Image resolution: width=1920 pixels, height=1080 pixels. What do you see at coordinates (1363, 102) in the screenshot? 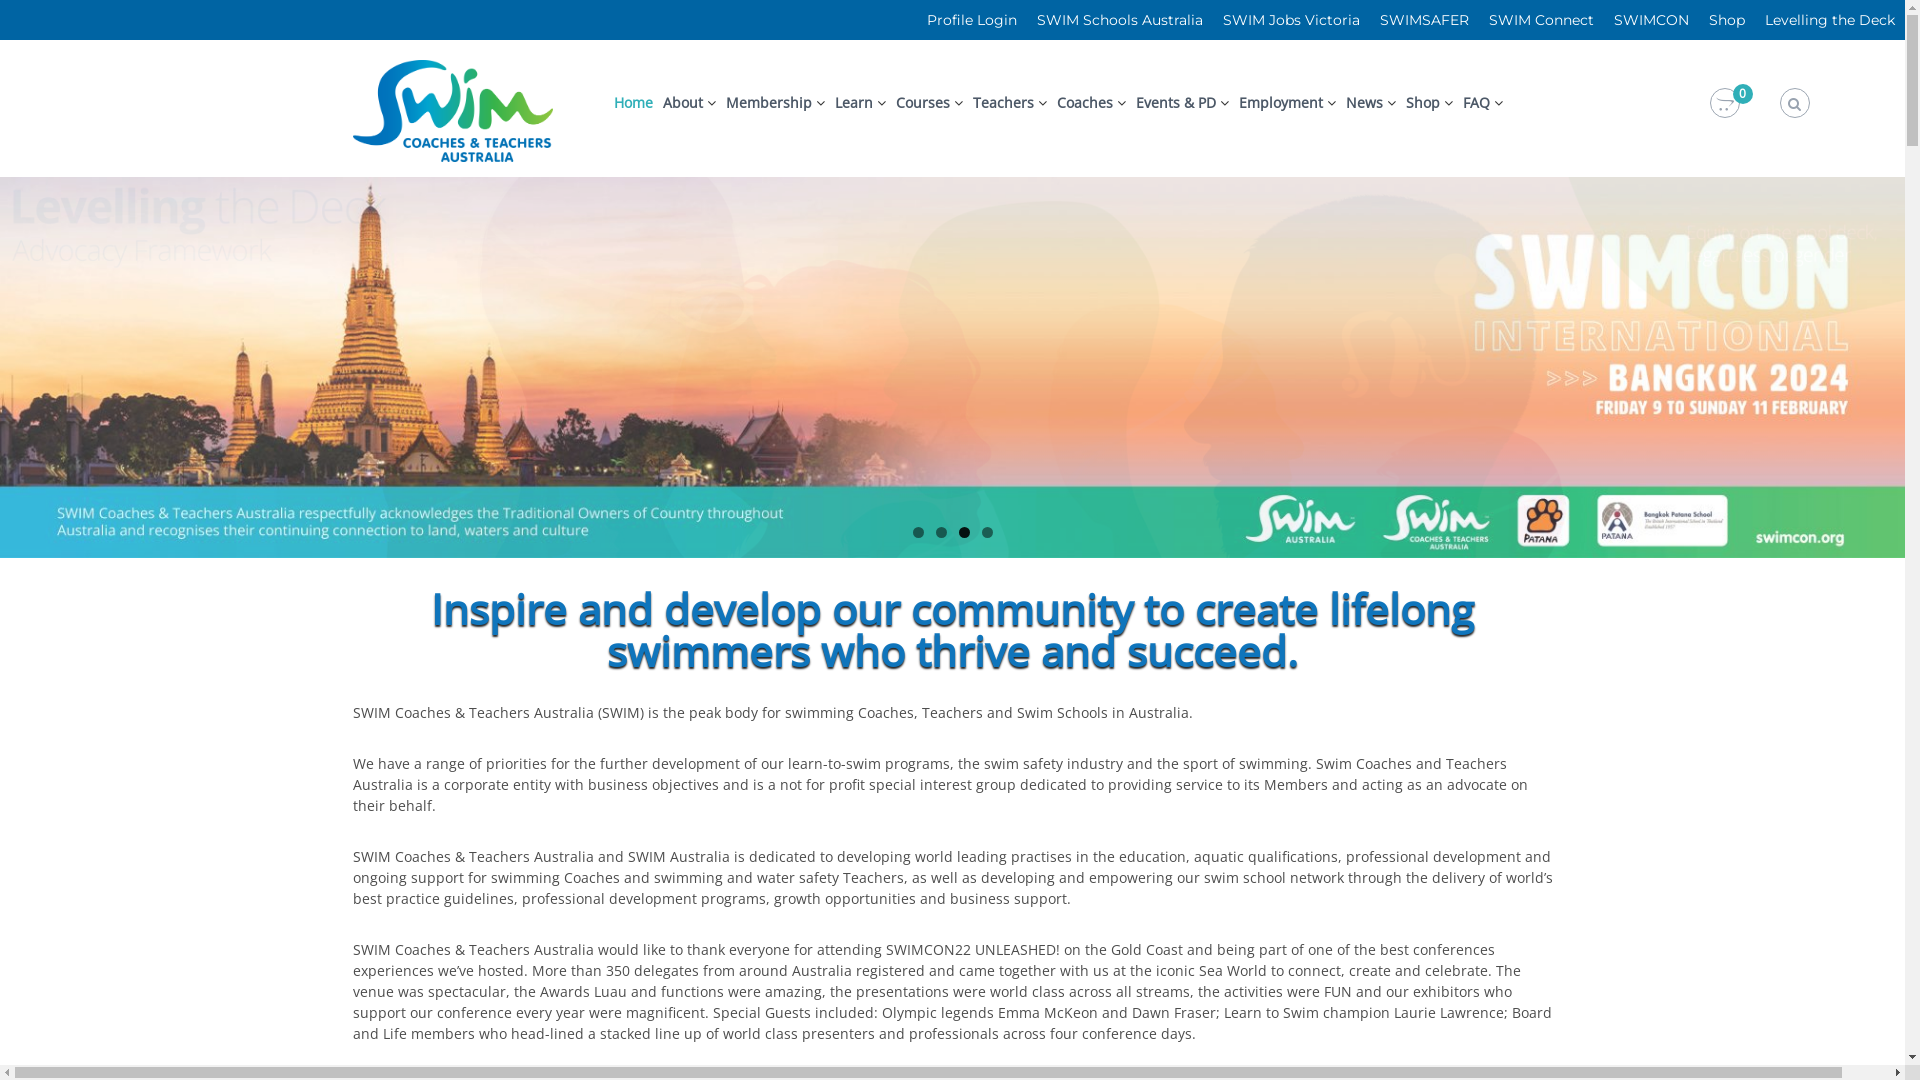
I see `'News'` at bounding box center [1363, 102].